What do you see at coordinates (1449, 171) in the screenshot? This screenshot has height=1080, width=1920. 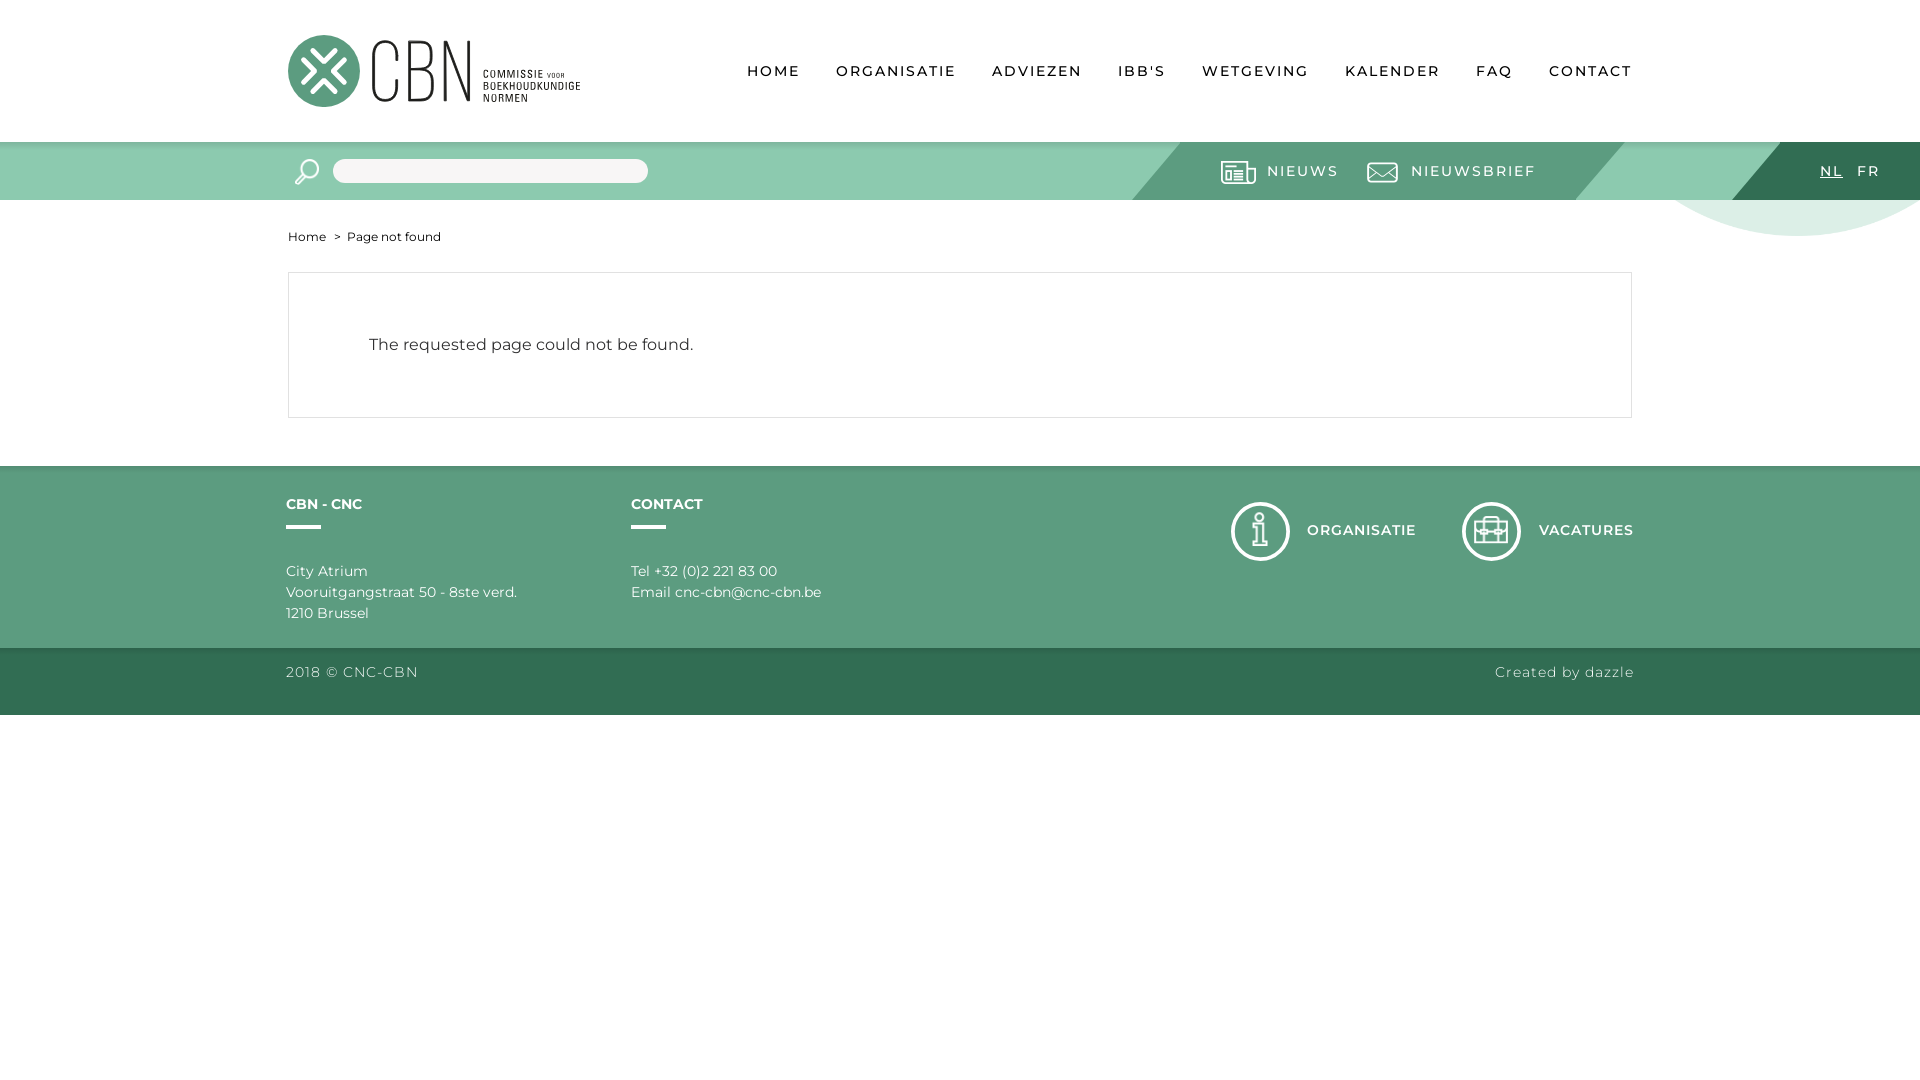 I see `'NIEUWSBRIEF'` at bounding box center [1449, 171].